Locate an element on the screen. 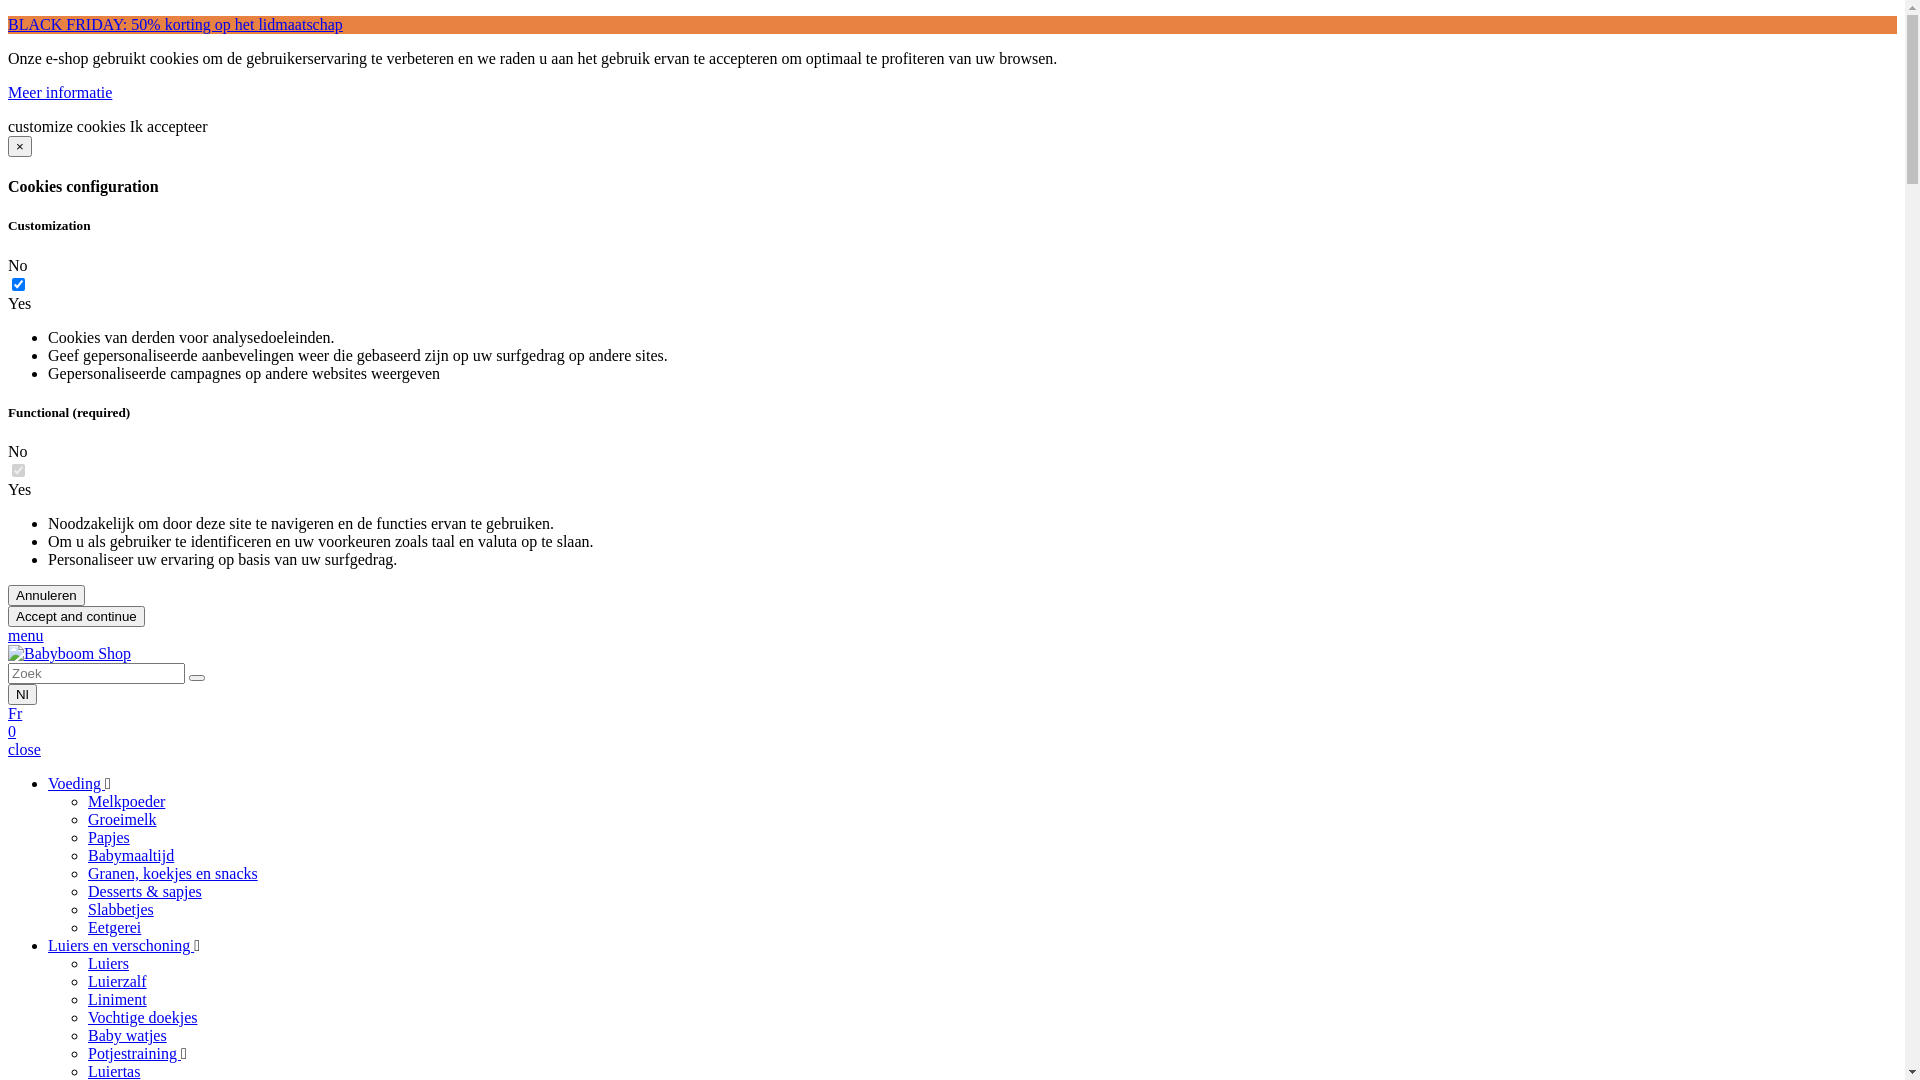 This screenshot has width=1920, height=1080. 'Potjestraining' is located at coordinates (133, 1052).